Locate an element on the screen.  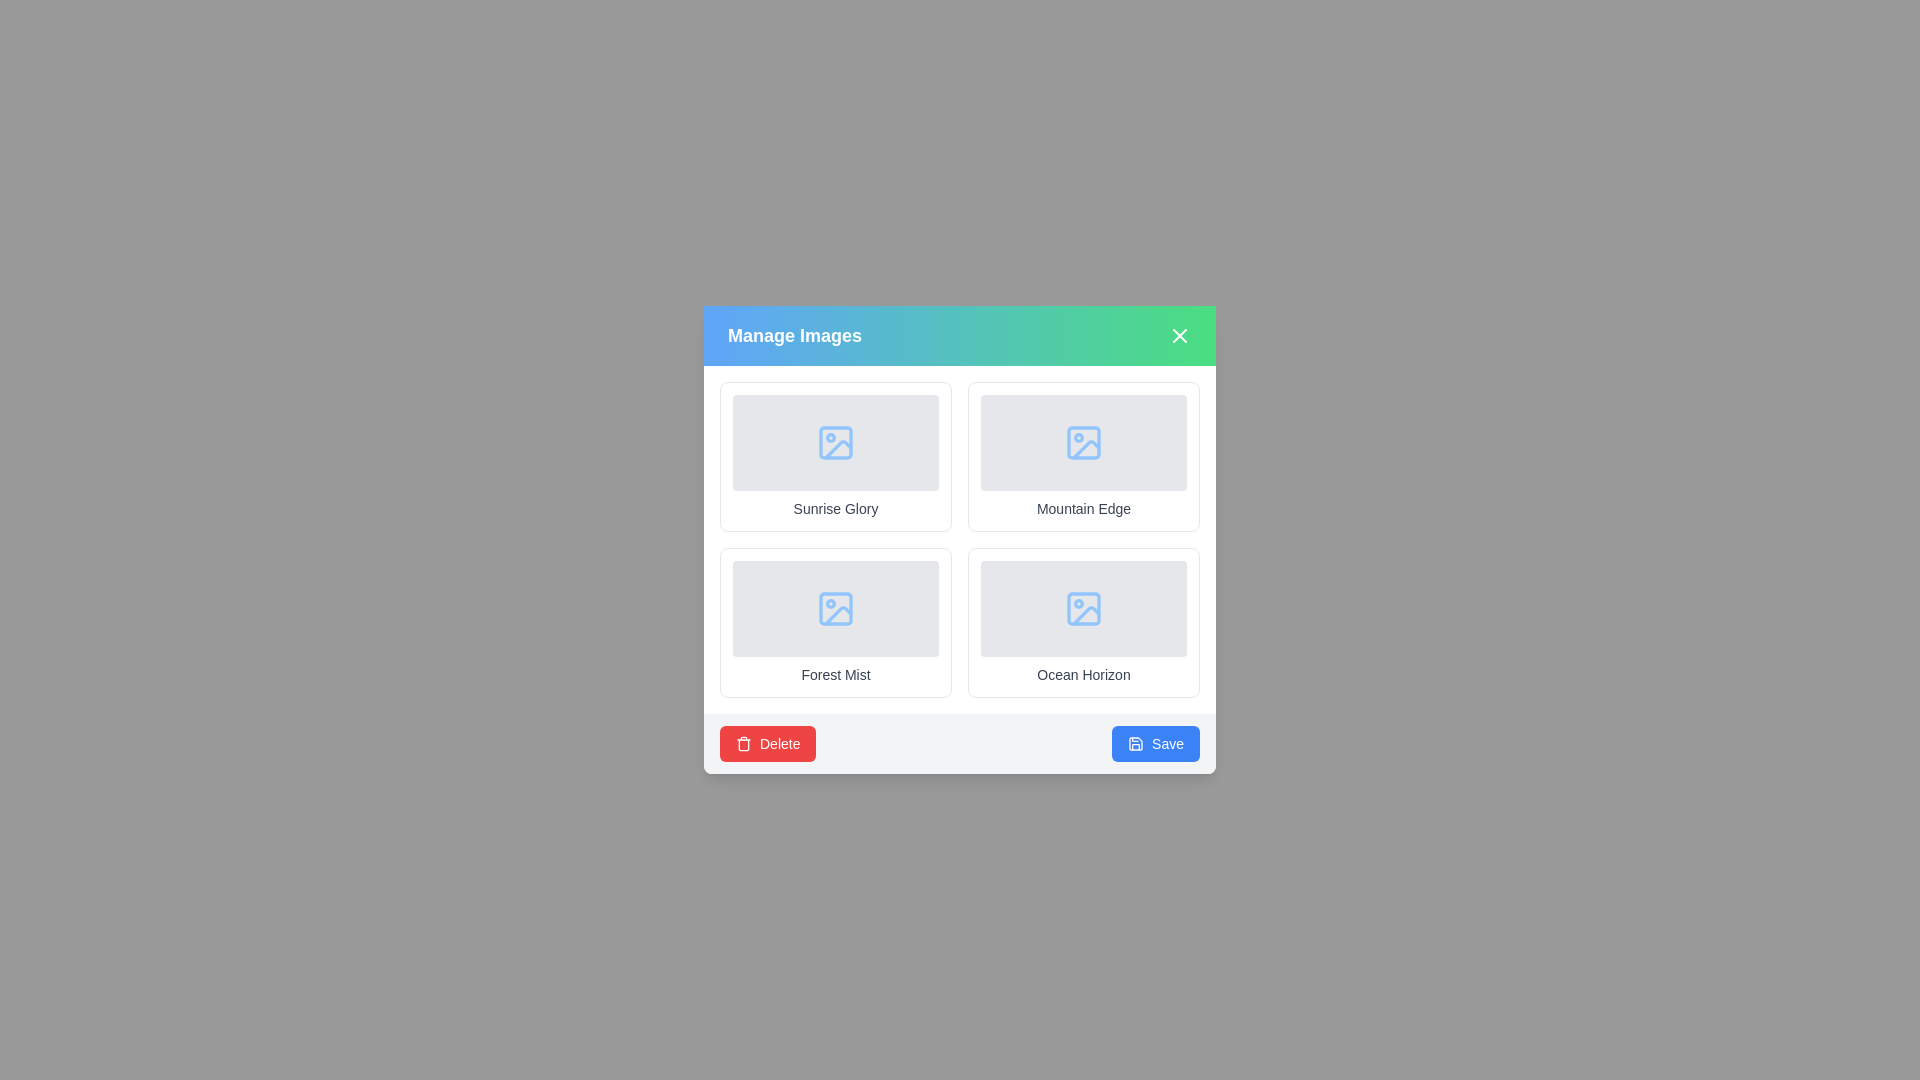
the light blue photograph icon in the 'Manage Images' modal is located at coordinates (835, 608).